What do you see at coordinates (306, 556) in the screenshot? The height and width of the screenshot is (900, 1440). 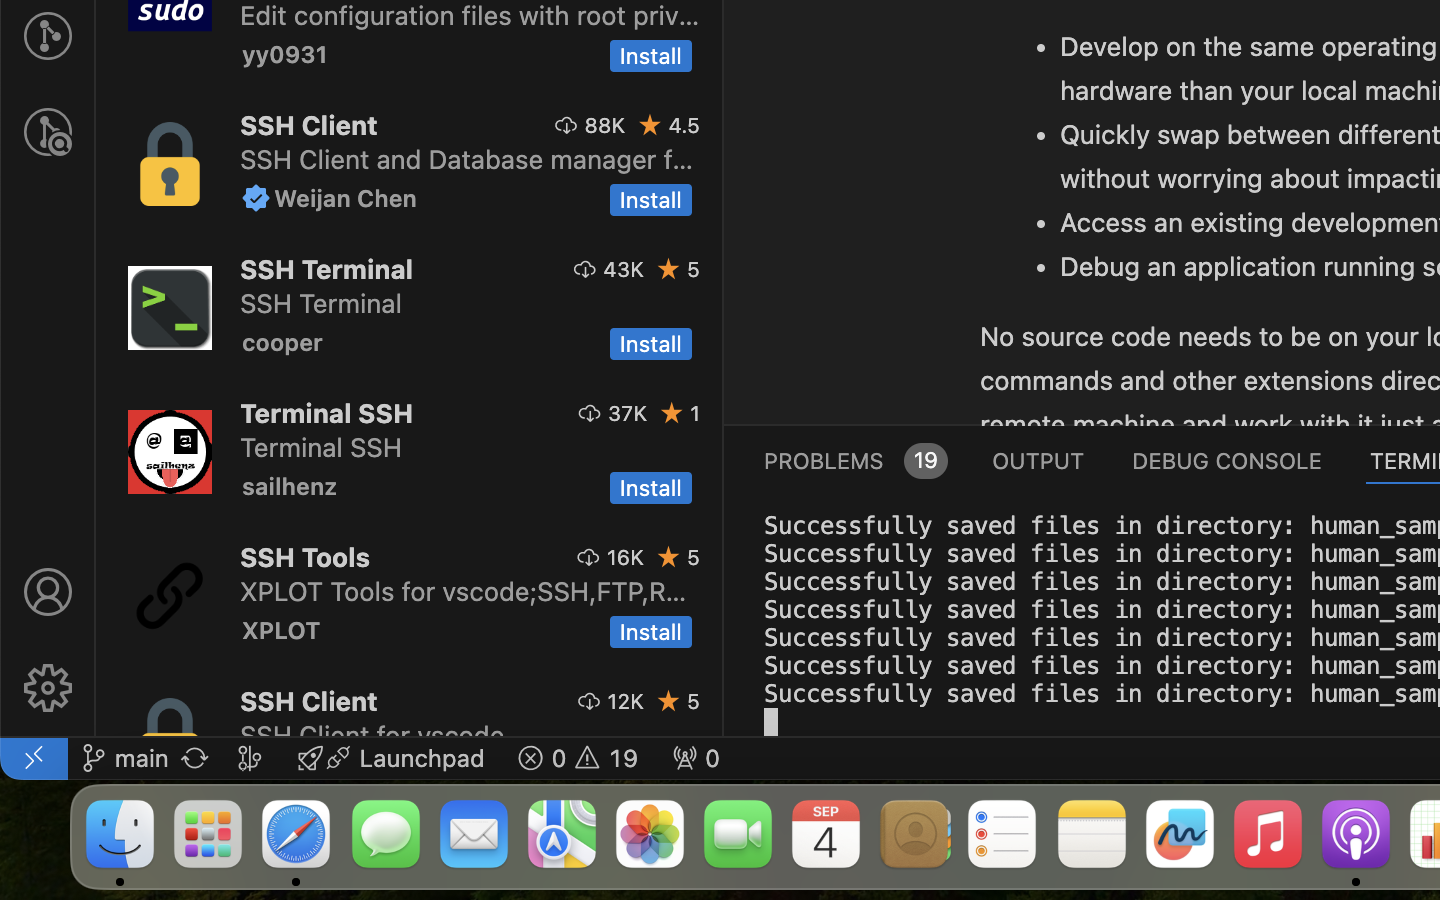 I see `'SSH Tools'` at bounding box center [306, 556].